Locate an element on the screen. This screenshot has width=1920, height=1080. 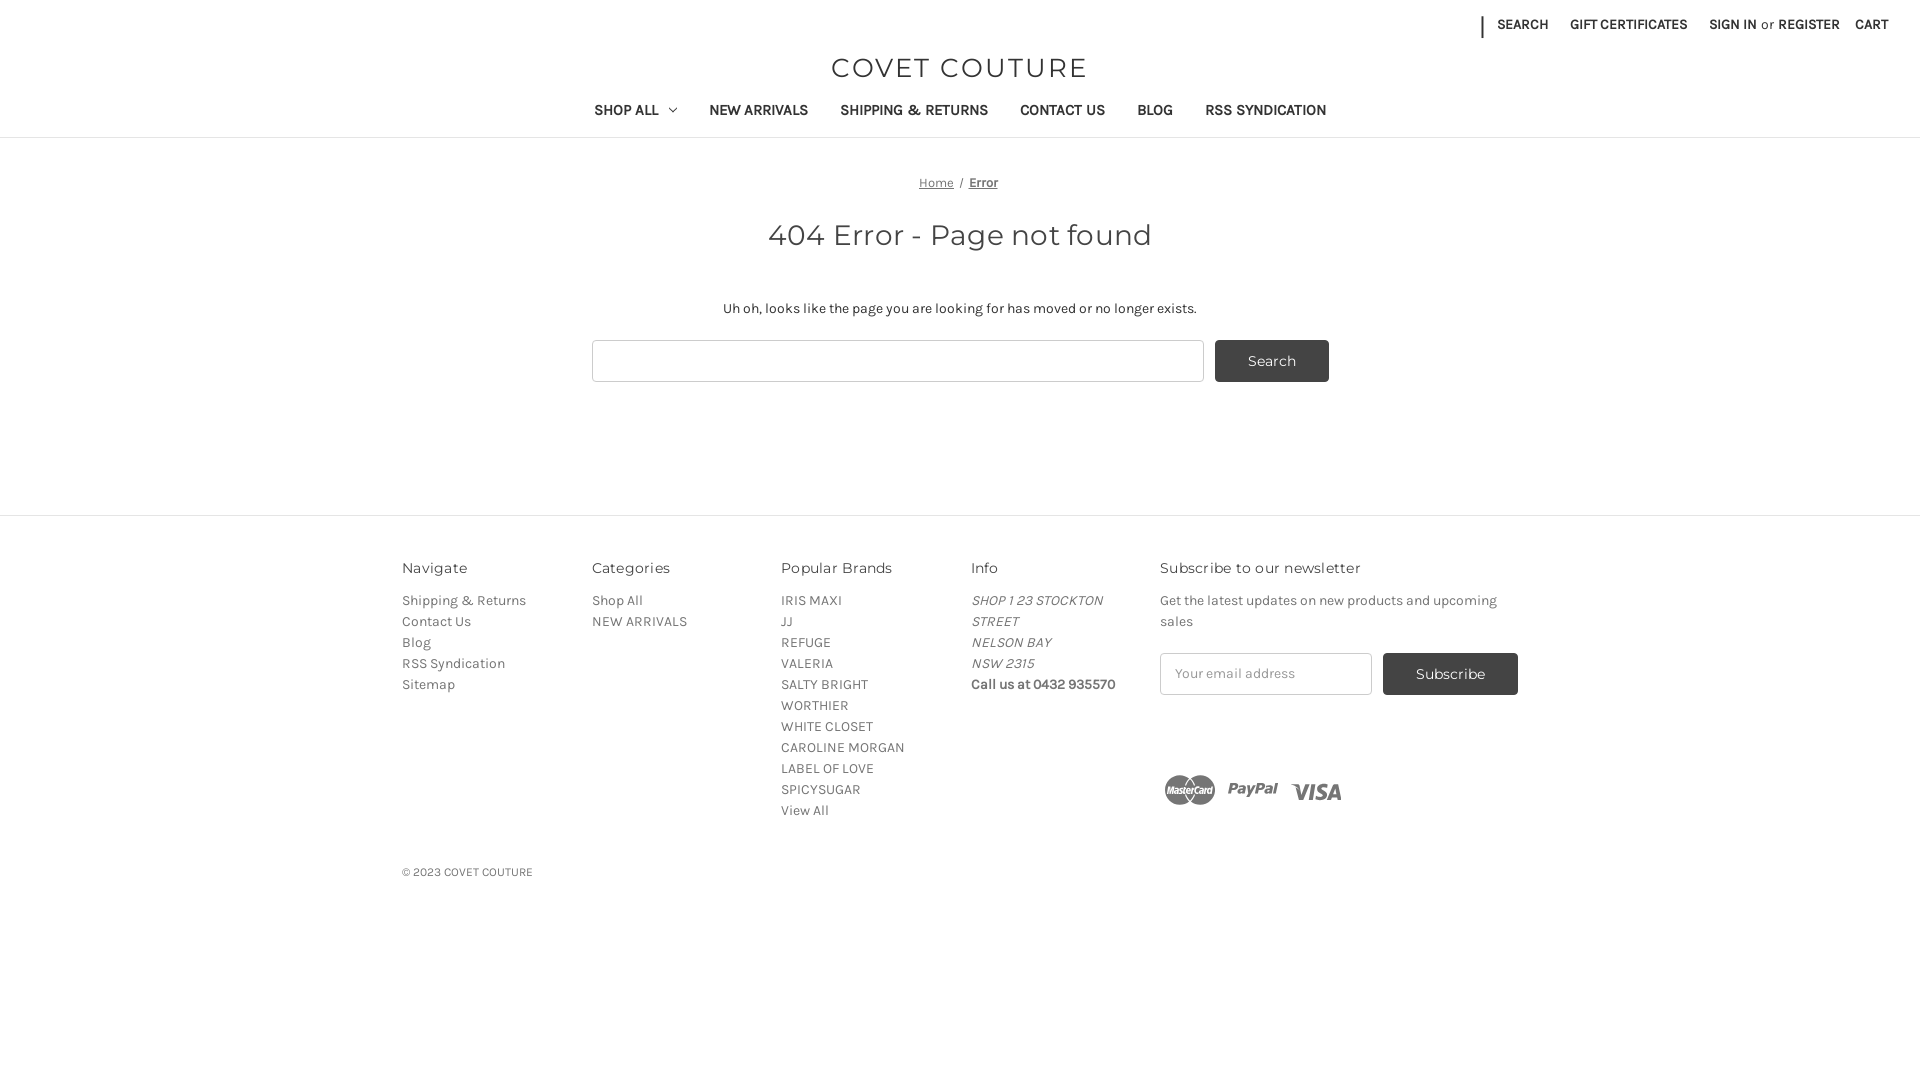
'WHITE CLOSET' is located at coordinates (826, 726).